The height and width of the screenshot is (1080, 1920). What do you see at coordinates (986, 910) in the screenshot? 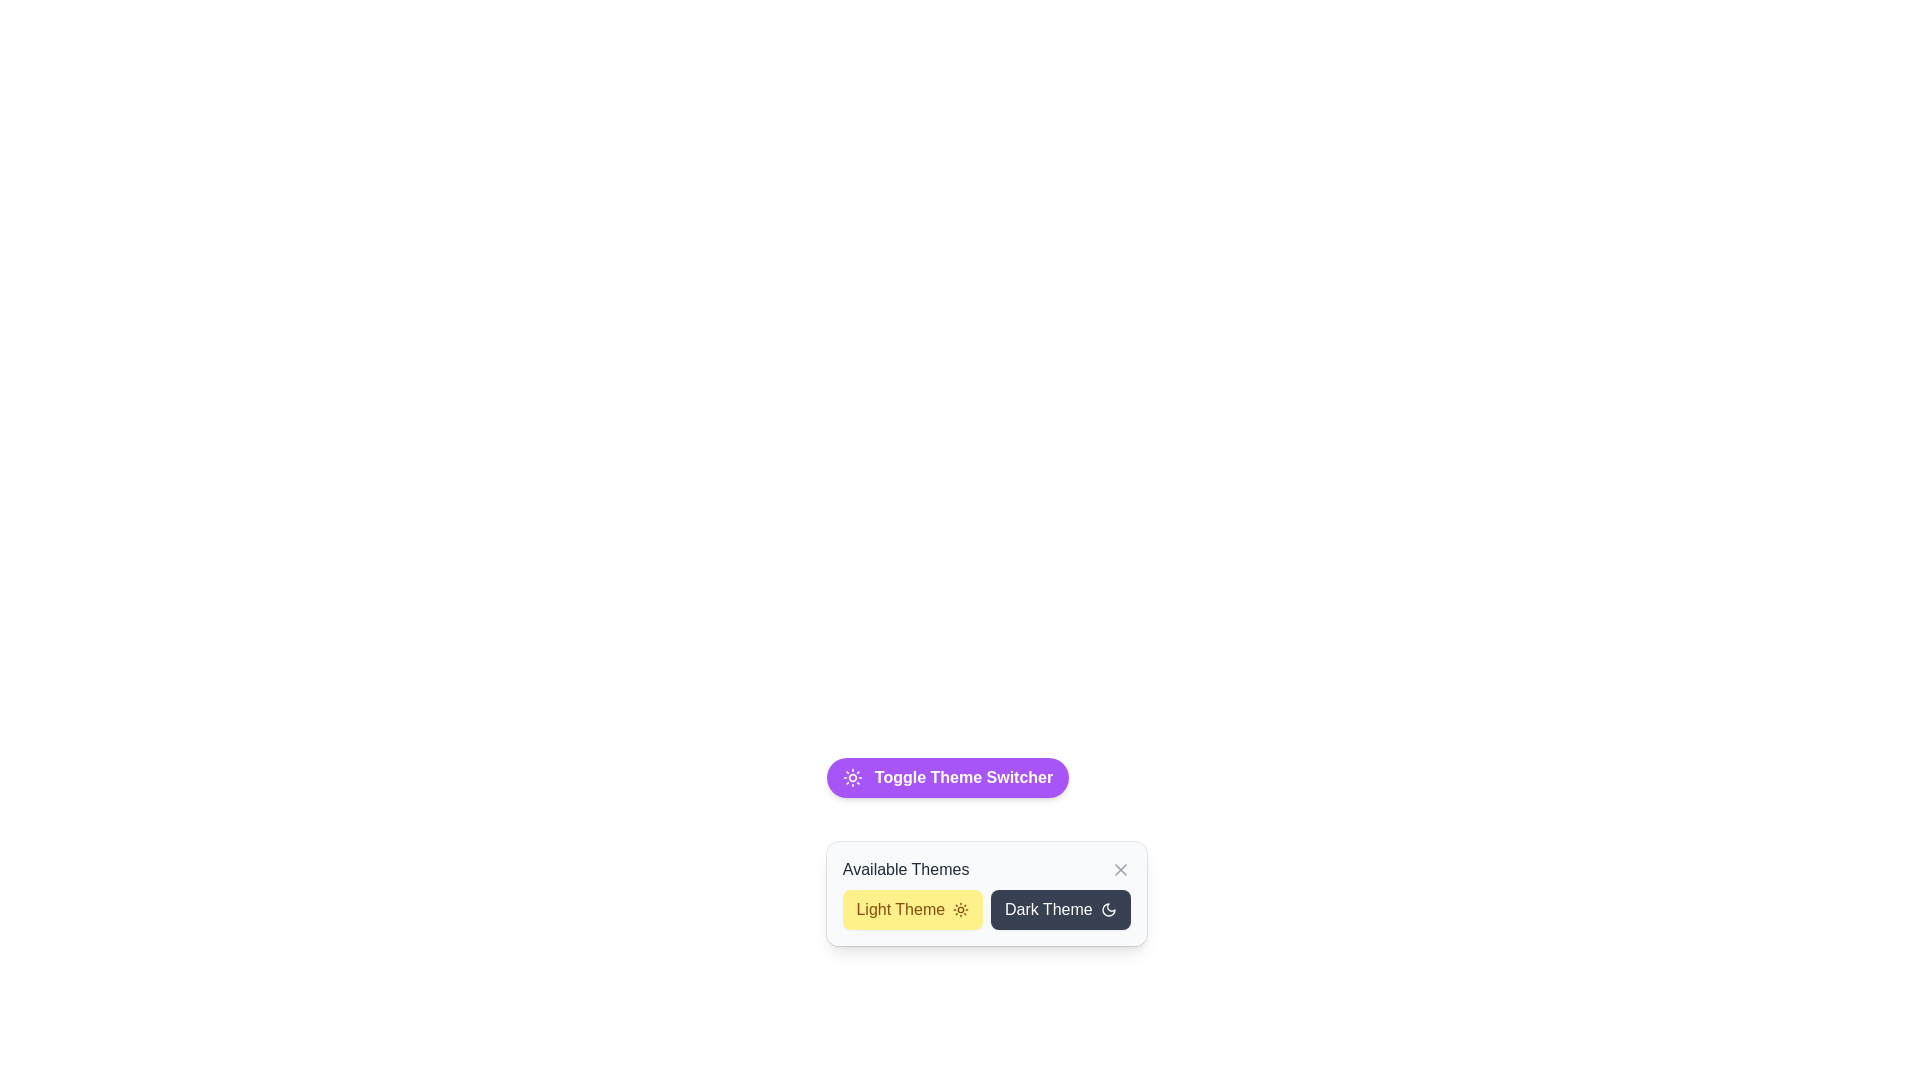
I see `the 'Dark Theme' section in the selectable grid for theme options` at bounding box center [986, 910].